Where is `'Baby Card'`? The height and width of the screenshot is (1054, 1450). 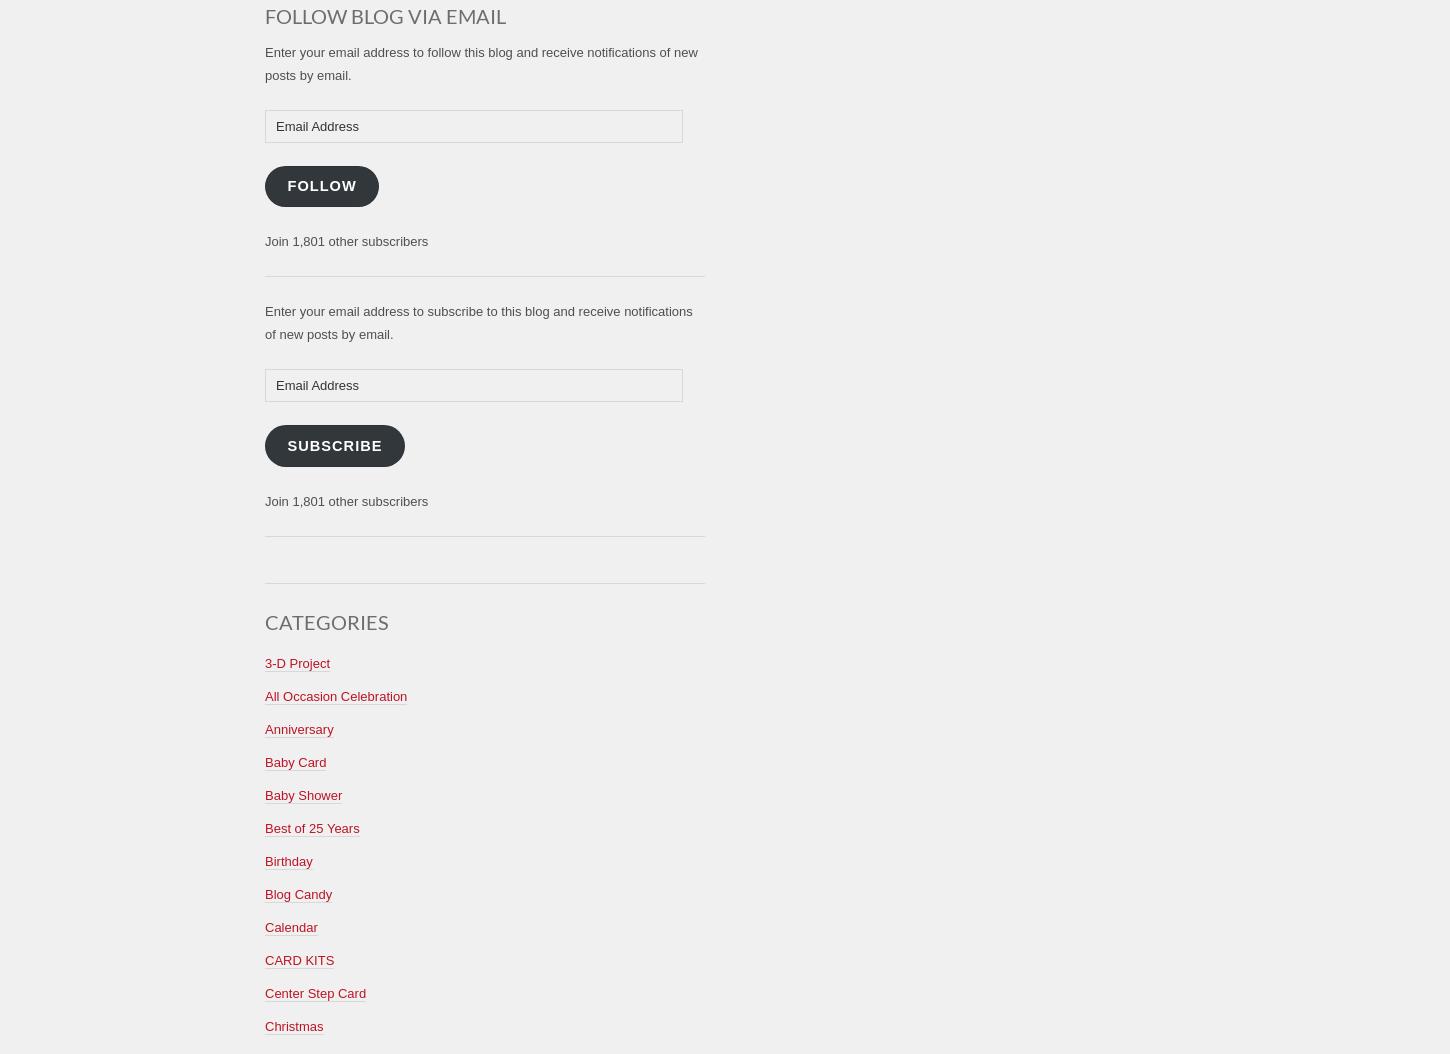 'Baby Card' is located at coordinates (265, 761).